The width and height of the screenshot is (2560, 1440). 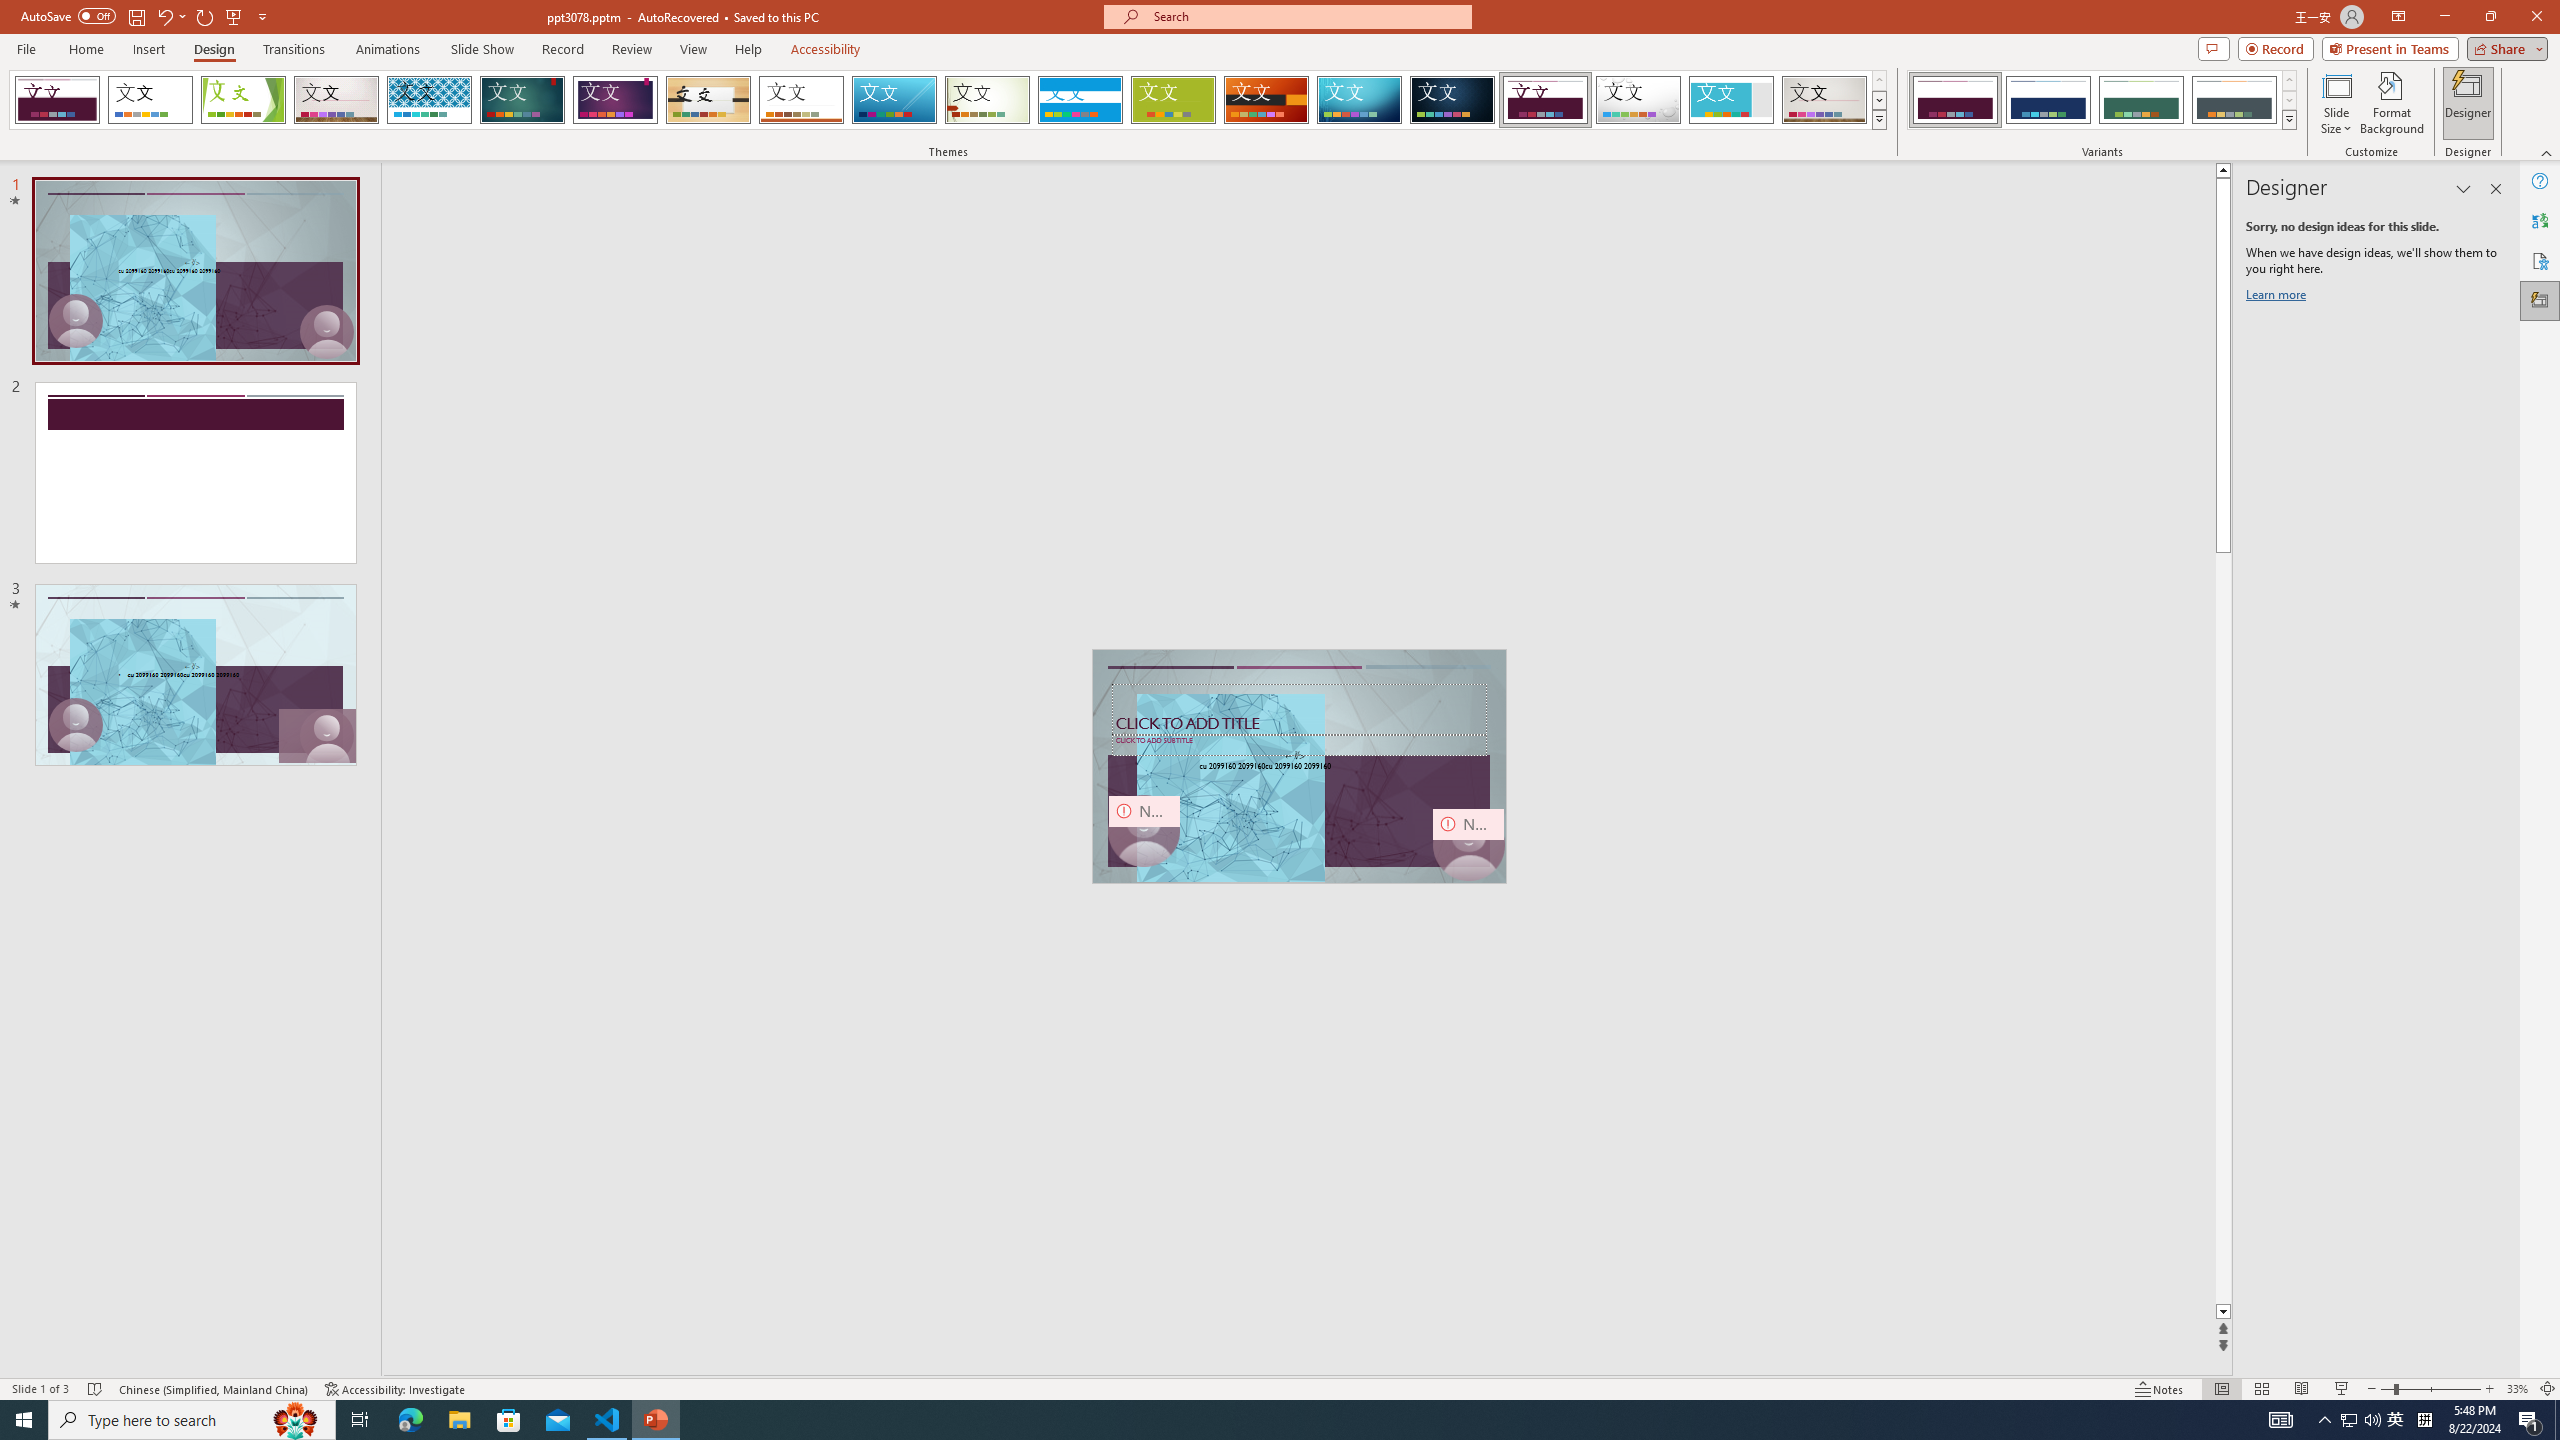 I want to click on 'Minimize', so click(x=2443, y=16).